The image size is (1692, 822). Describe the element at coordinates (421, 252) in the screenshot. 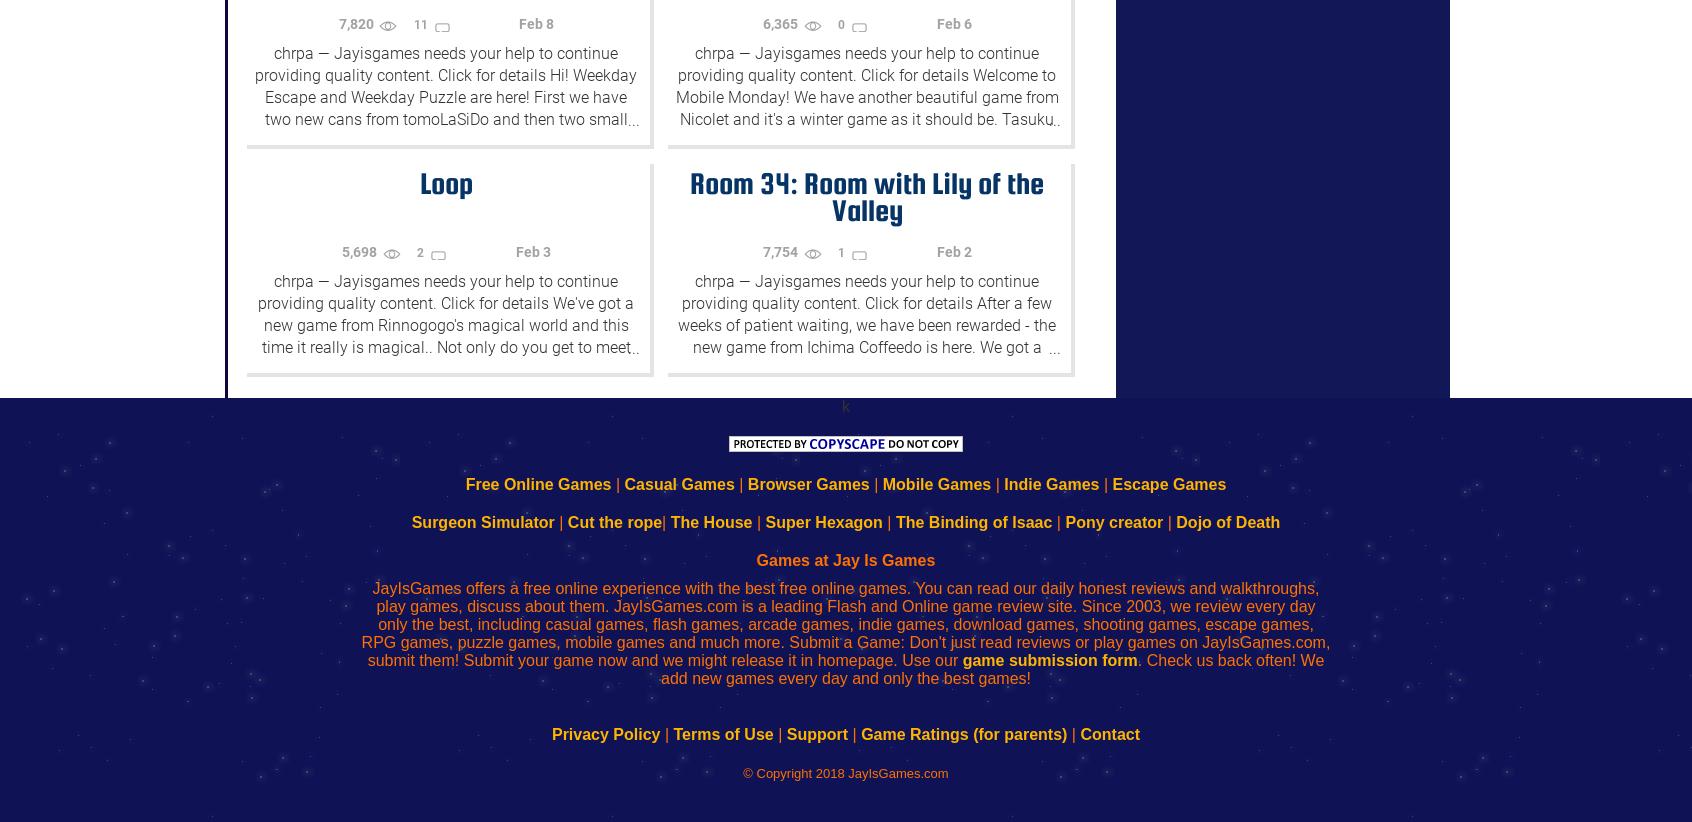

I see `'2'` at that location.